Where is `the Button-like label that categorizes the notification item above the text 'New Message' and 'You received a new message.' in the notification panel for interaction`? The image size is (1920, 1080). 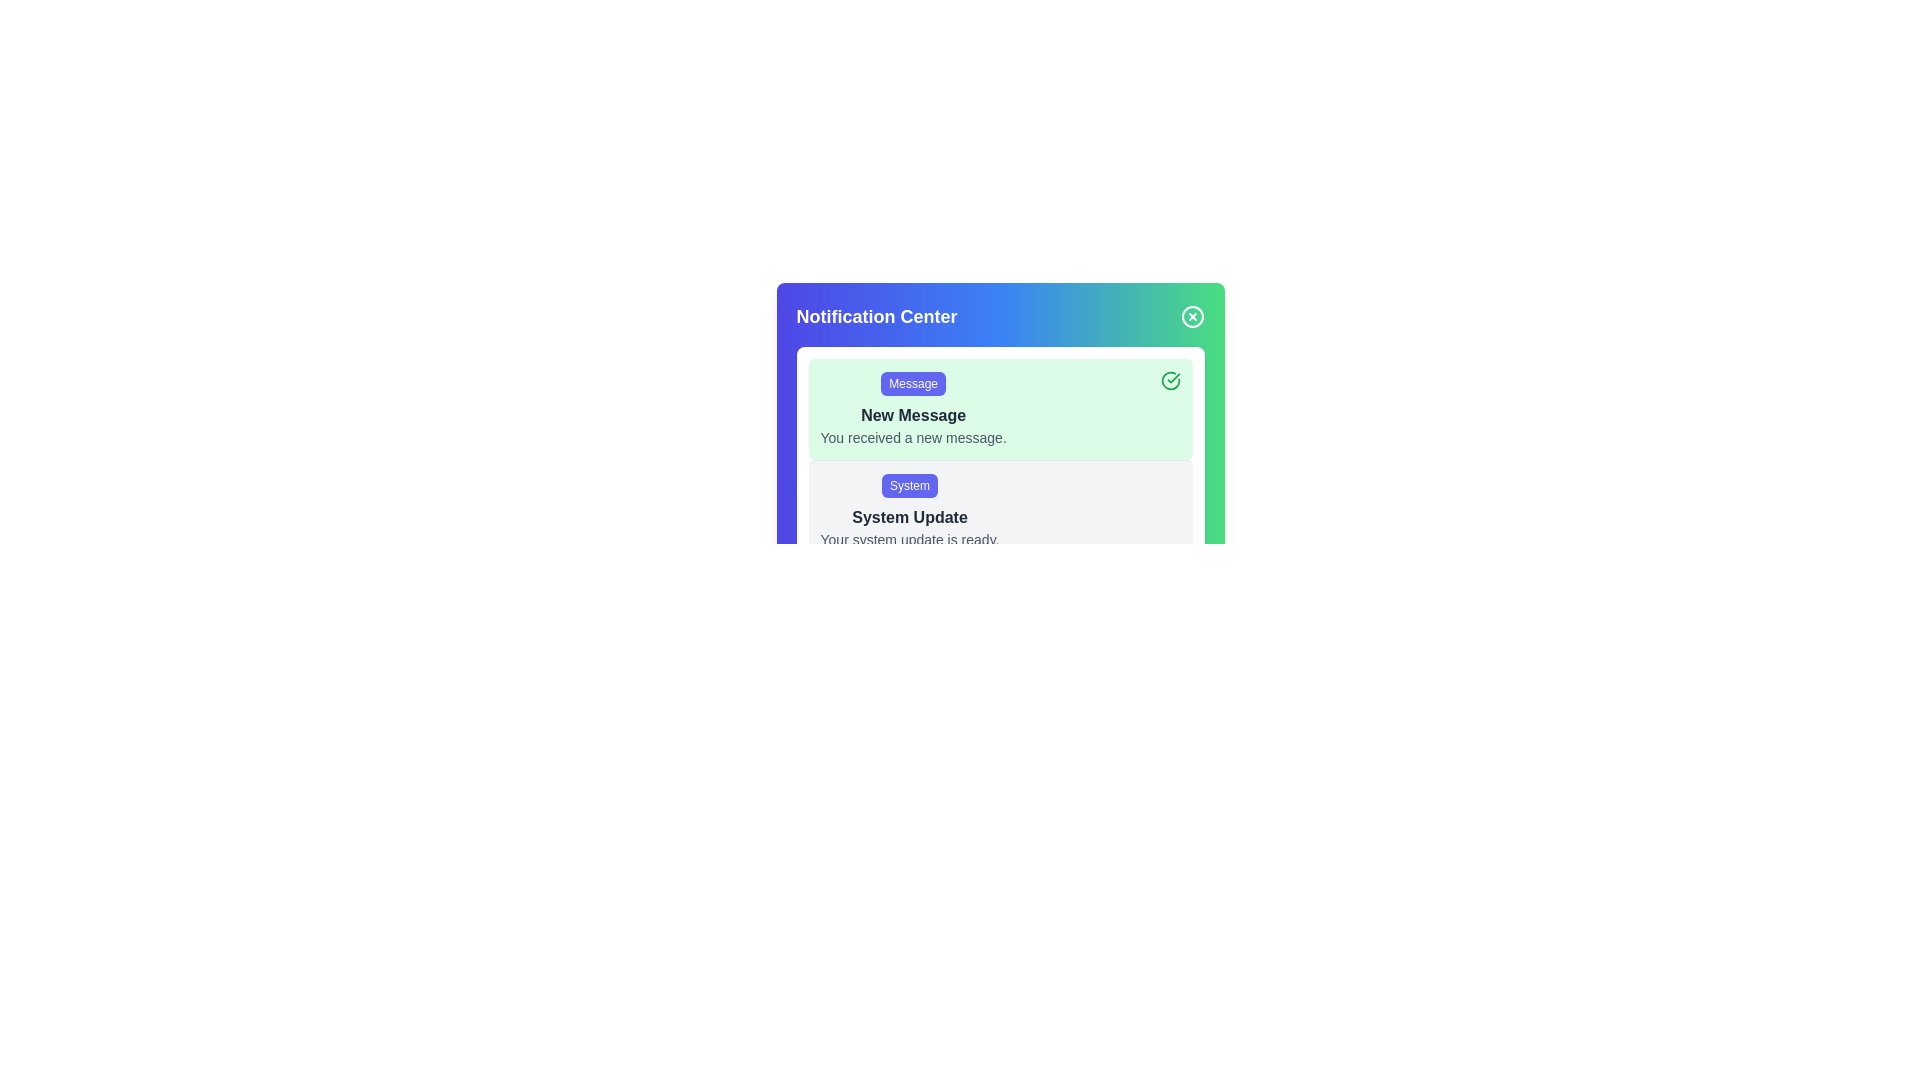 the Button-like label that categorizes the notification item above the text 'New Message' and 'You received a new message.' in the notification panel for interaction is located at coordinates (912, 384).